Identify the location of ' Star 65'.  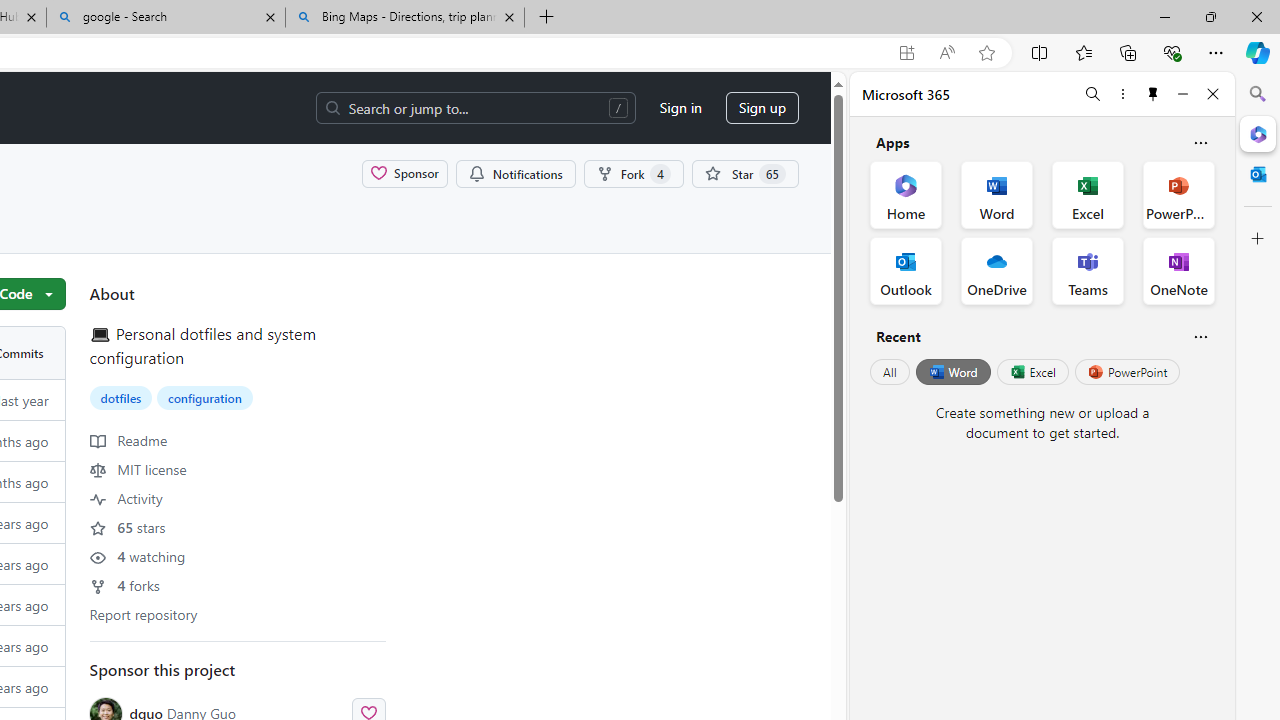
(743, 172).